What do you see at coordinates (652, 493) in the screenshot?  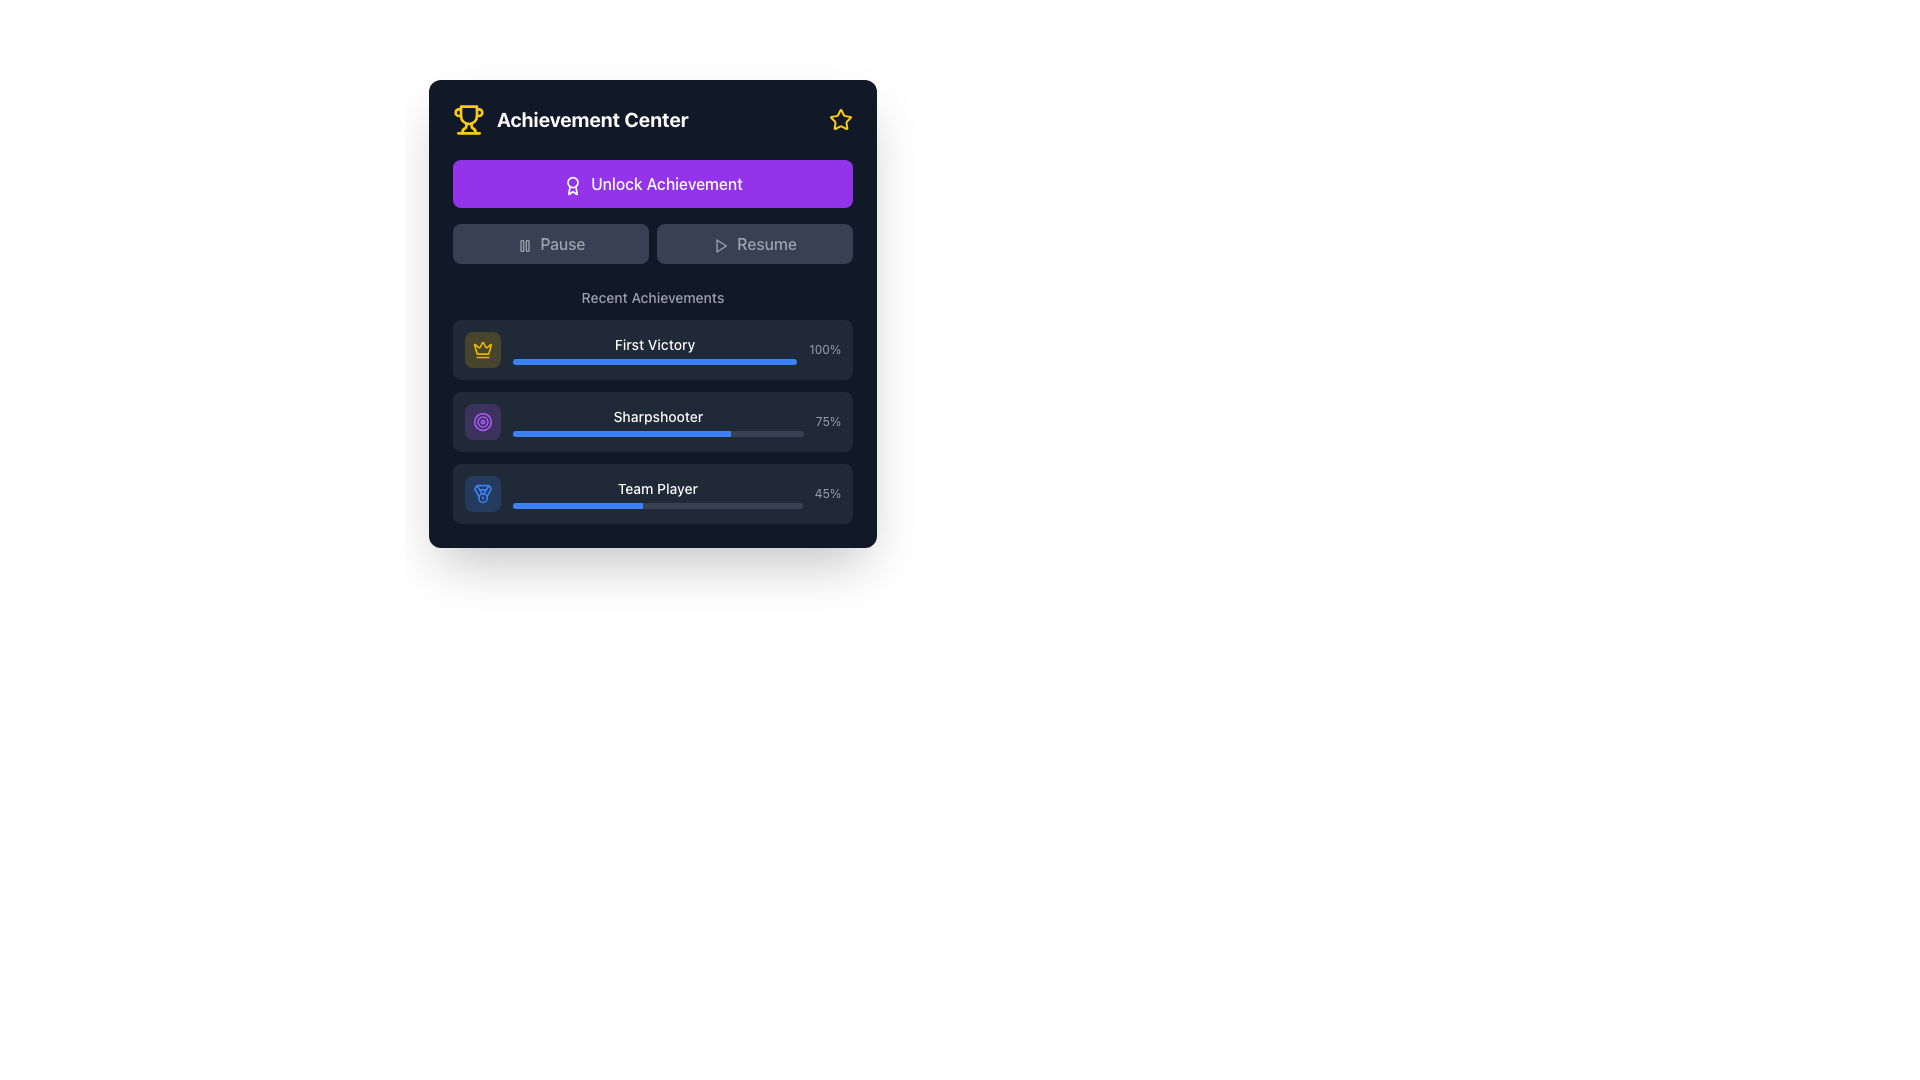 I see `the progress bar on the 'Team Player' Achievement Card, which is the third card in the 'Recent Achievements' section, displaying a 45% completion status` at bounding box center [652, 493].